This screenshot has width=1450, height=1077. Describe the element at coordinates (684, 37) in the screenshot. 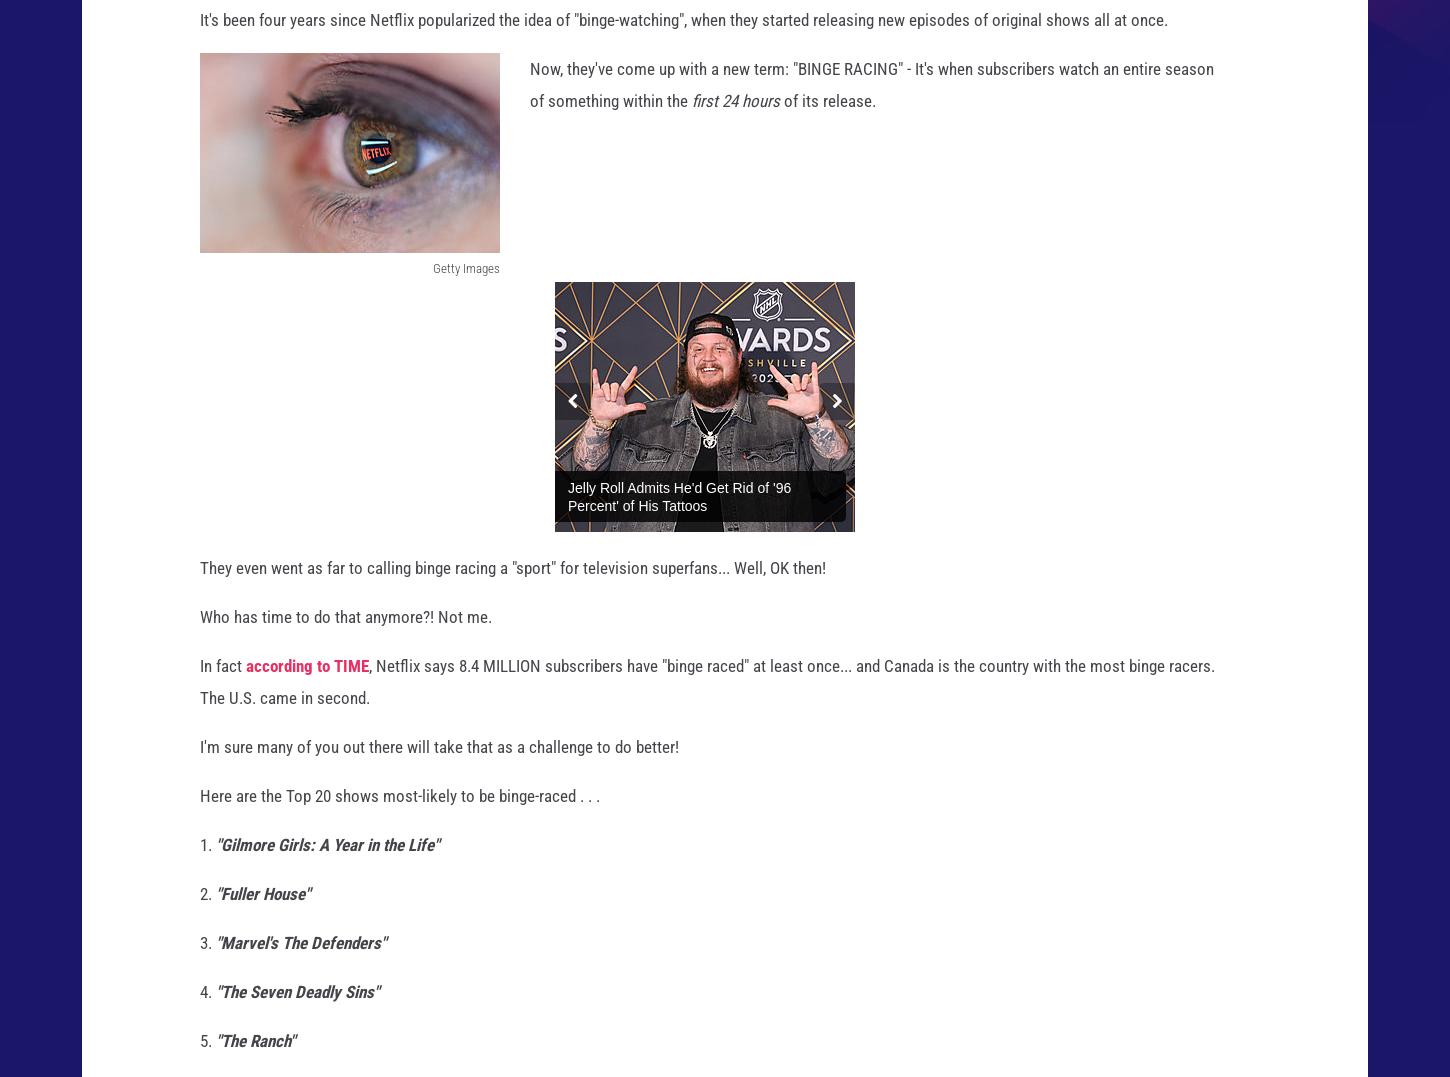

I see `'It's been four years since Netflix popularized the idea of "binge-watching", when they started releasing new episodes of original shows all at once.'` at that location.